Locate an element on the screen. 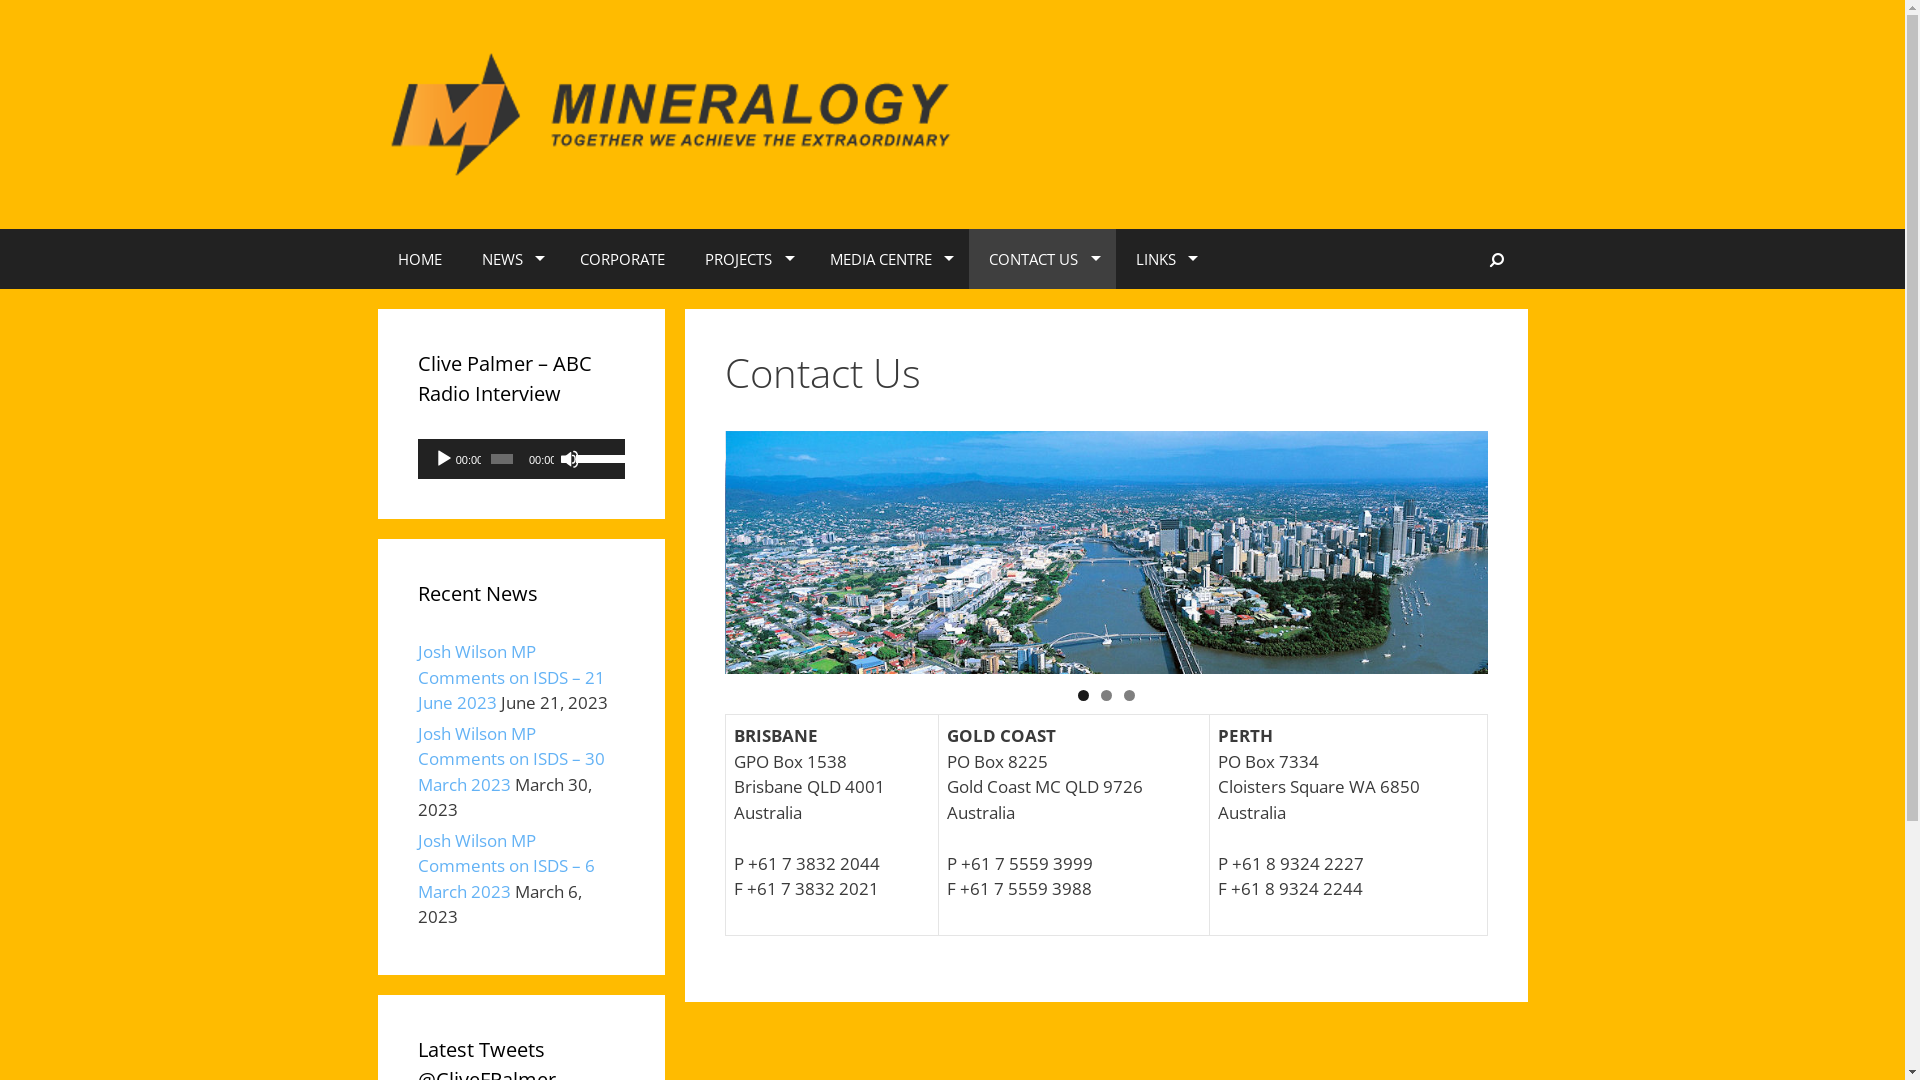  'HOME' is located at coordinates (419, 257).